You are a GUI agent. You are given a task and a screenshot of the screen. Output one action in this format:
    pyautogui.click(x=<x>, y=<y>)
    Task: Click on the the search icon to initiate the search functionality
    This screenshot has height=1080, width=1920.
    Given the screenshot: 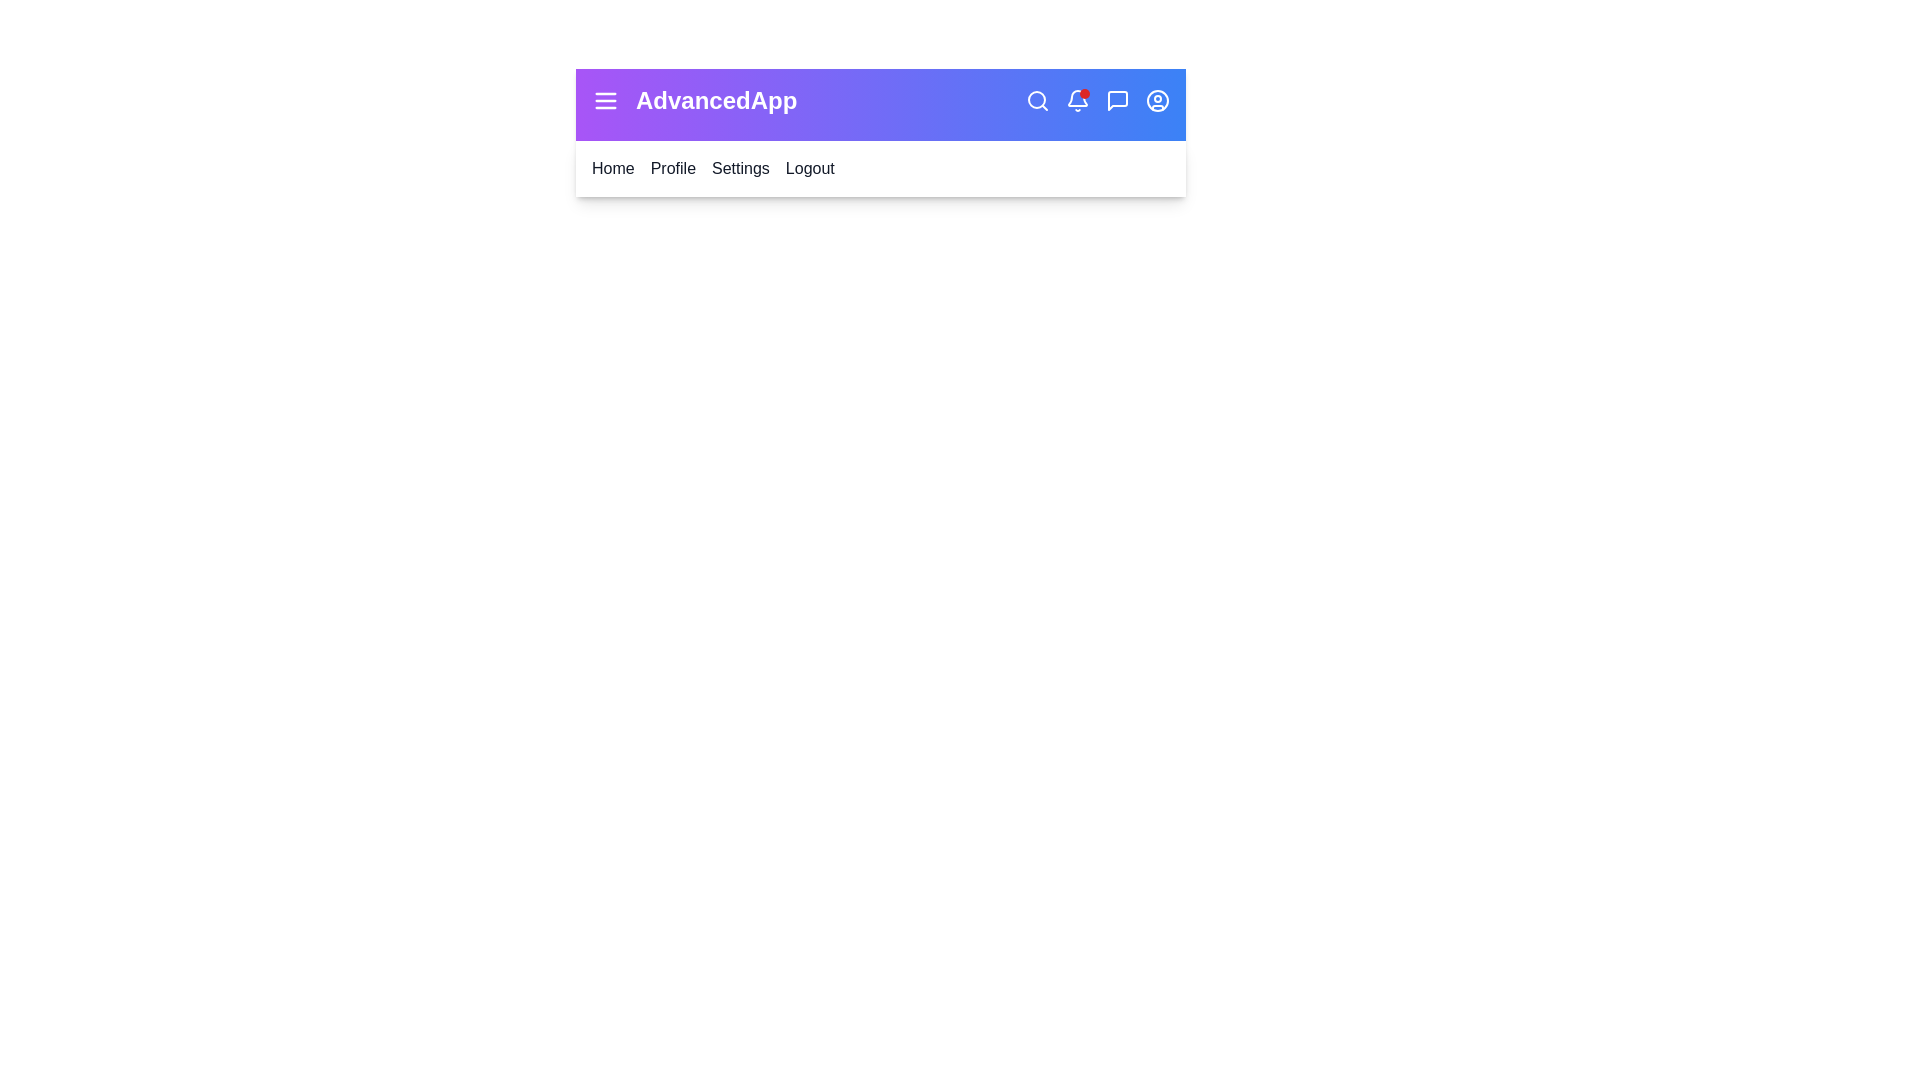 What is the action you would take?
    pyautogui.click(x=1037, y=100)
    